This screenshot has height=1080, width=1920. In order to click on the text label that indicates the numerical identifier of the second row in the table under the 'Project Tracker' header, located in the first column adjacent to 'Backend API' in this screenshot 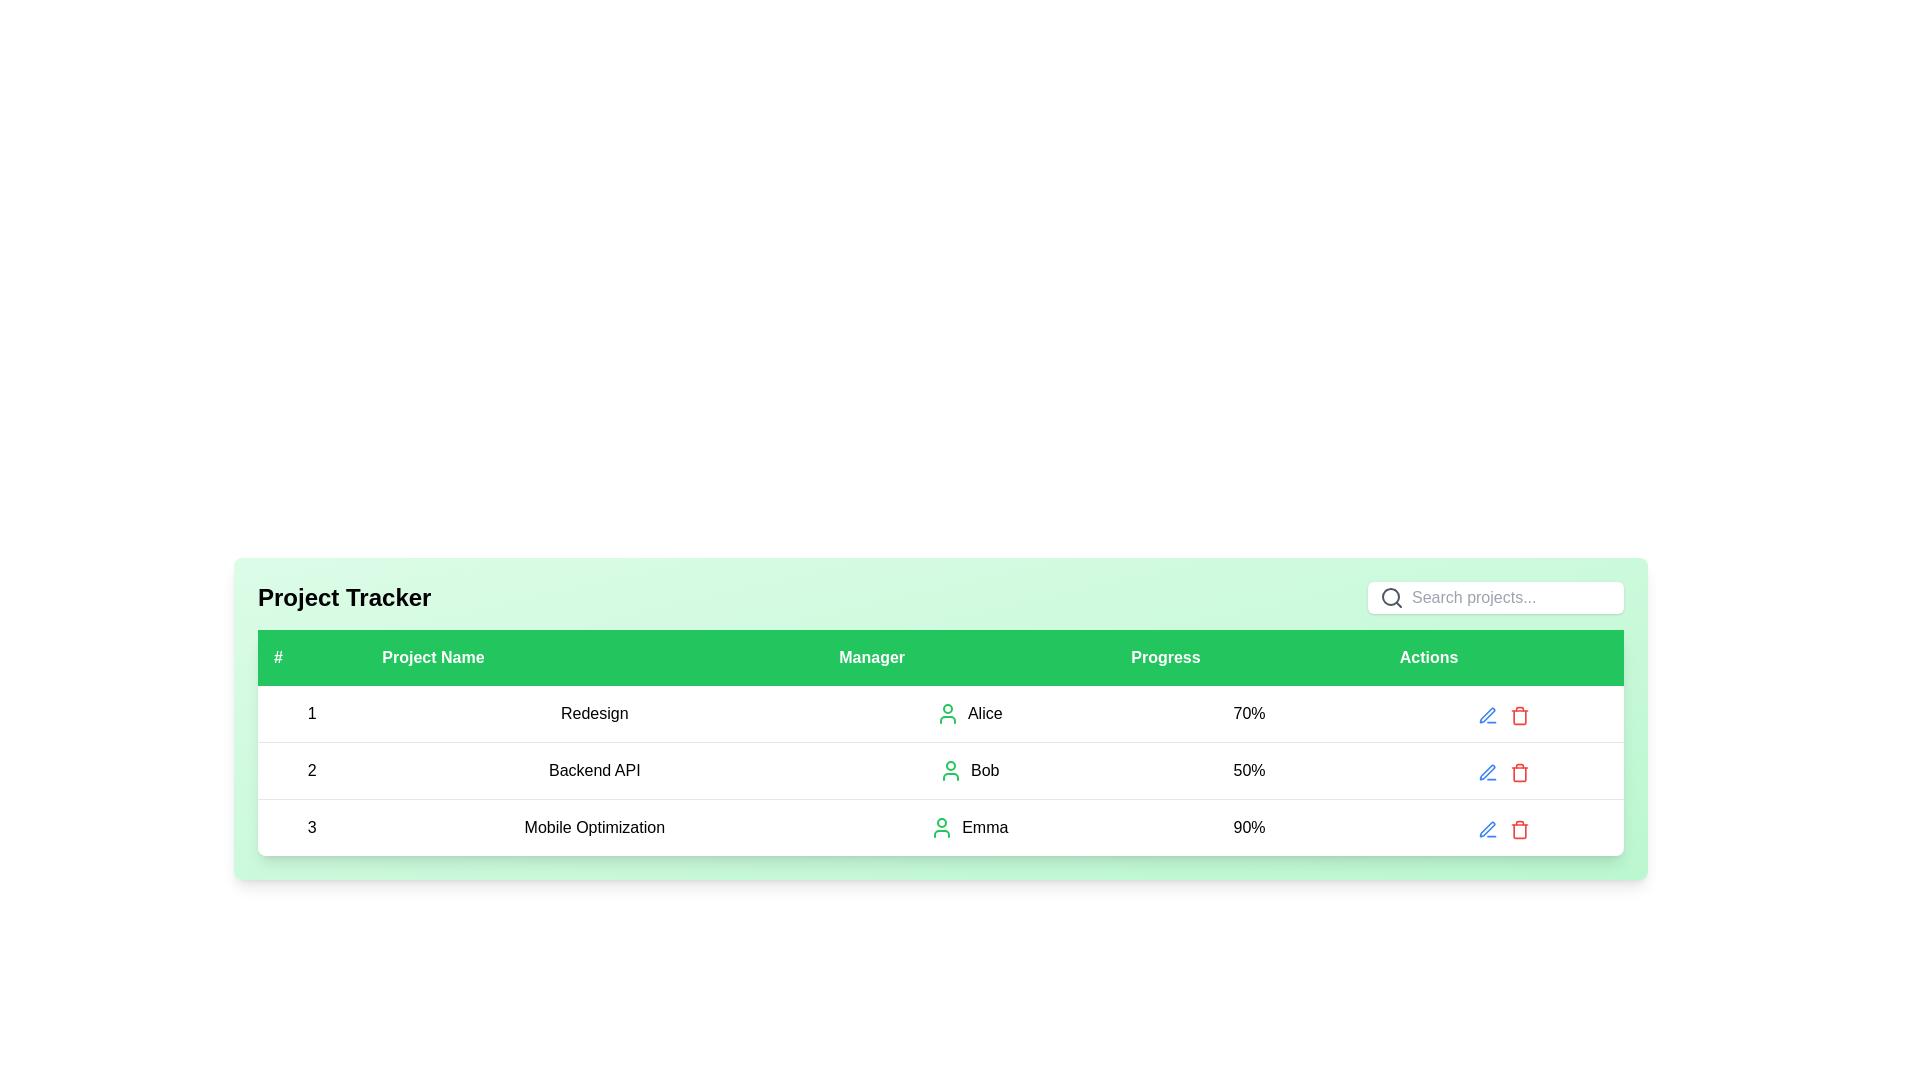, I will do `click(311, 770)`.